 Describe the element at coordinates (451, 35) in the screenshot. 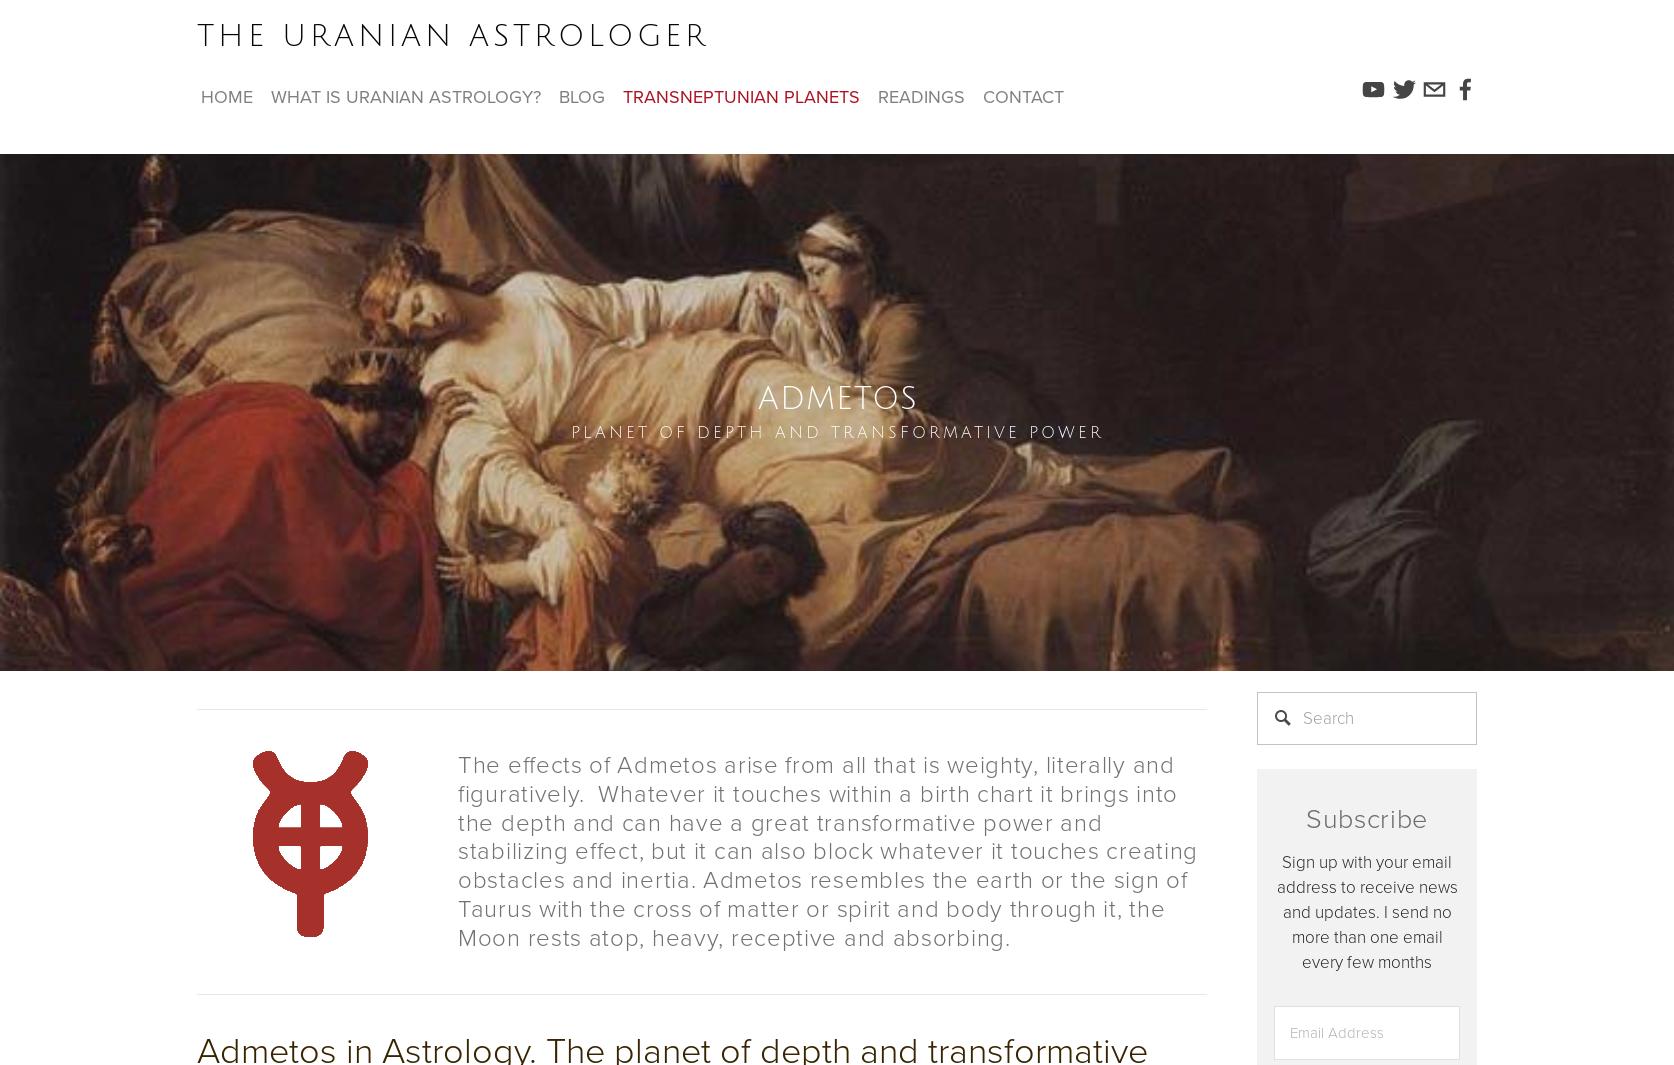

I see `'the uranian astrologer'` at that location.